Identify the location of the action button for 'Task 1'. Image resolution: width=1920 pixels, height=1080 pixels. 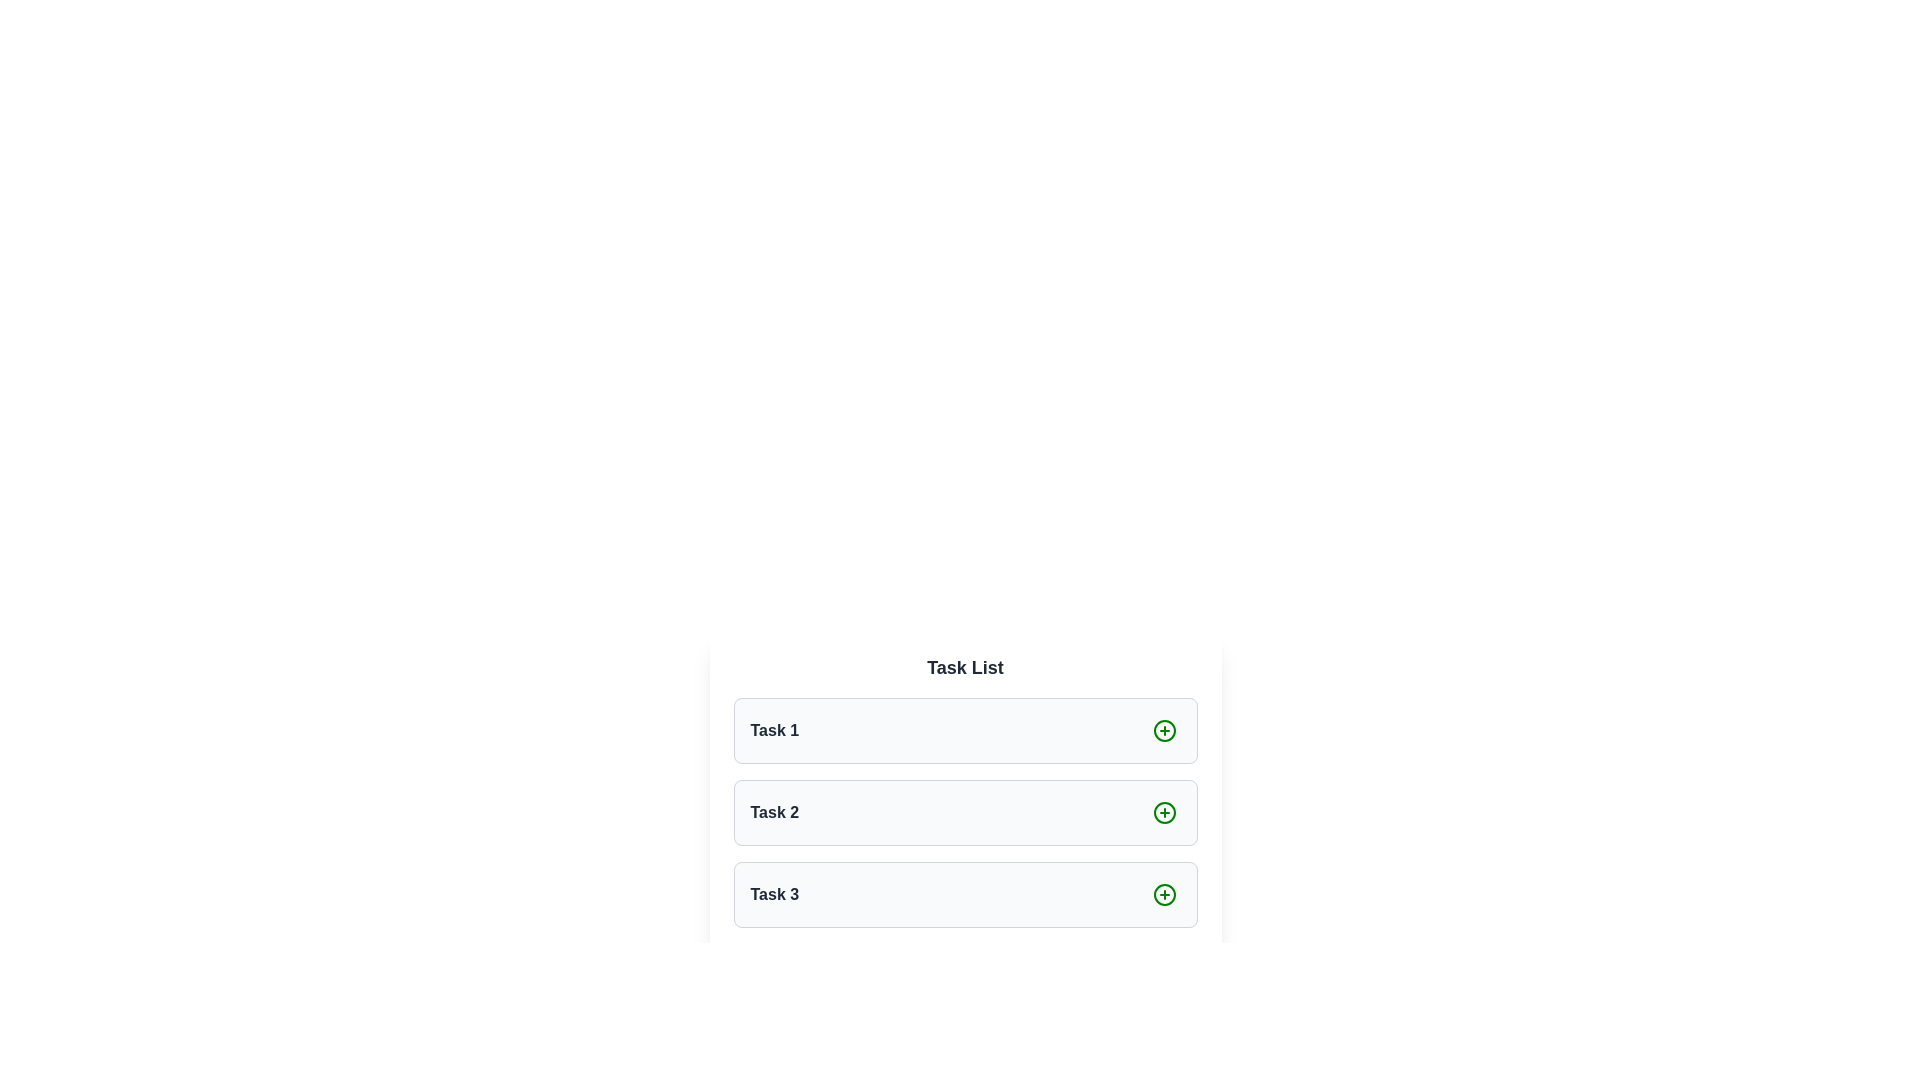
(1164, 731).